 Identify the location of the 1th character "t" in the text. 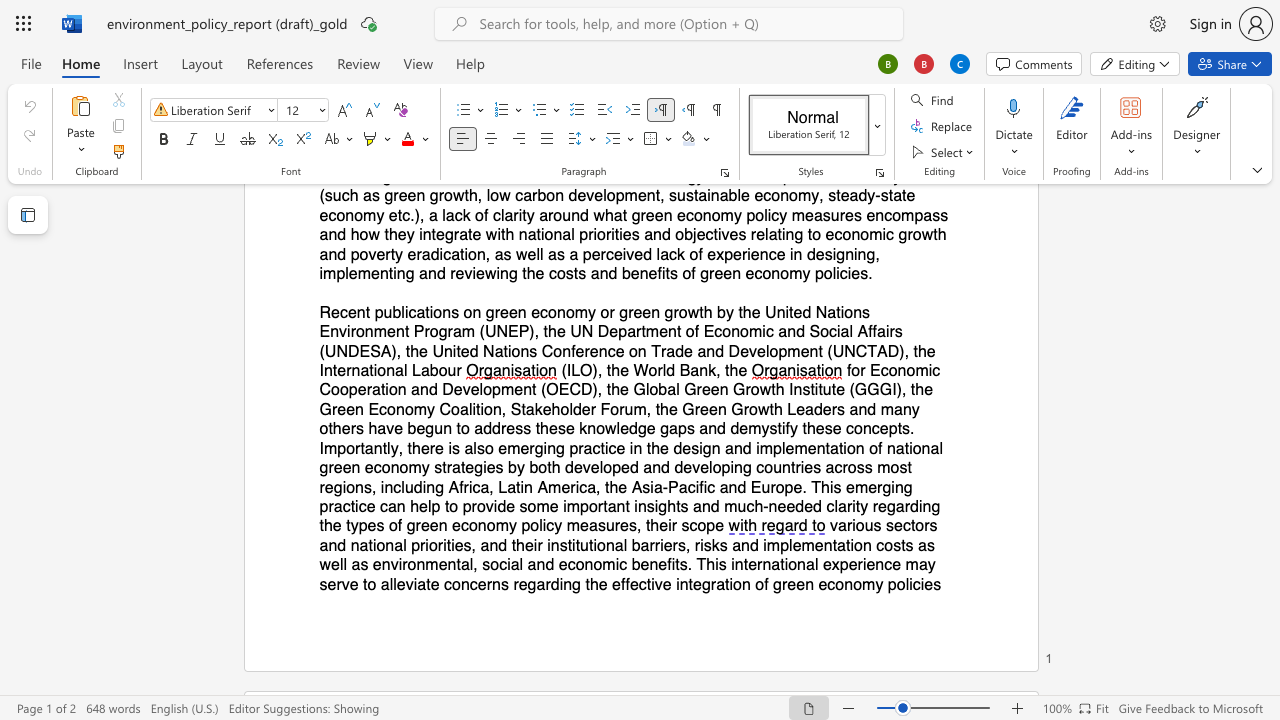
(321, 525).